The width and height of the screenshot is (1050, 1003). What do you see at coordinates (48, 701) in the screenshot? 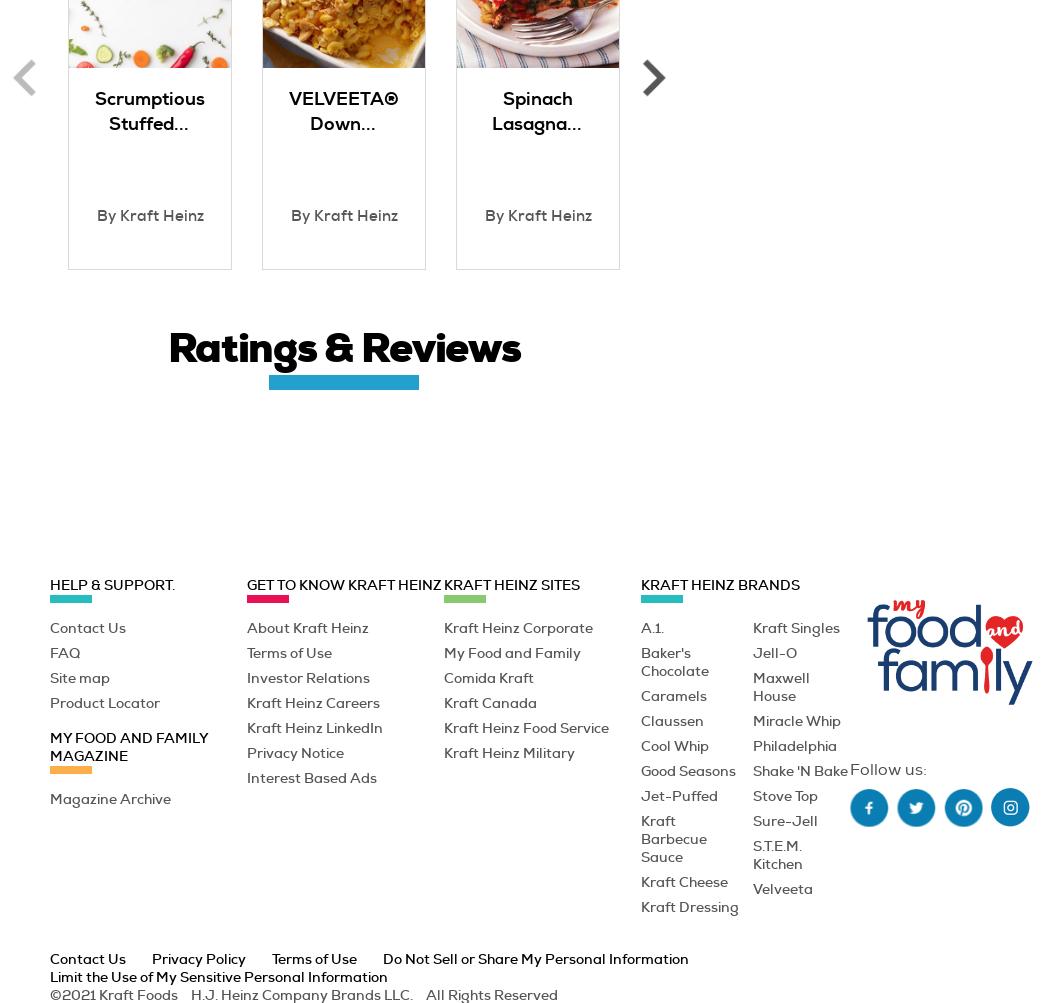
I see `'Product Locator'` at bounding box center [48, 701].